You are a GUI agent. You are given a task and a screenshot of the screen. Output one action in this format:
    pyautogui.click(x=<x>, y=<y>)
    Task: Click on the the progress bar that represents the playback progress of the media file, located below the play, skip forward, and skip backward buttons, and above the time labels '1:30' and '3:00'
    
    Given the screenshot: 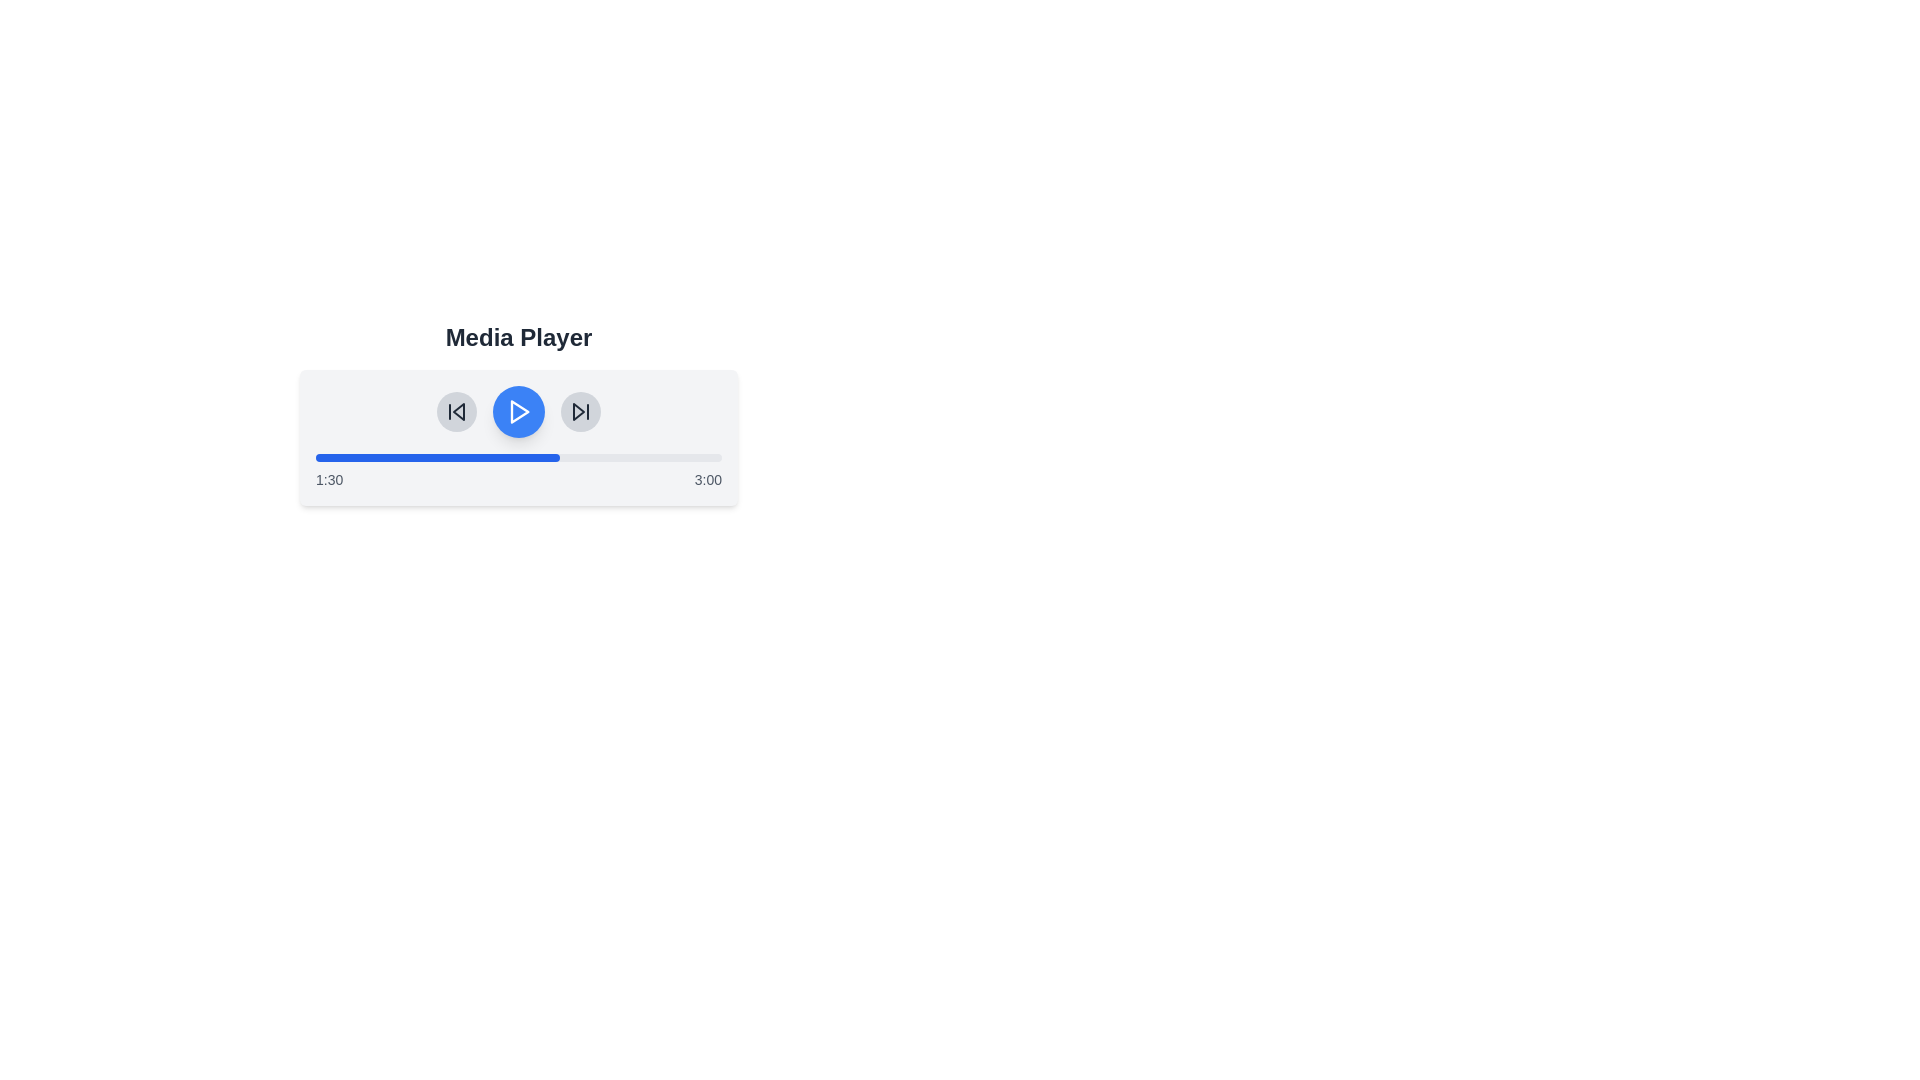 What is the action you would take?
    pyautogui.click(x=518, y=458)
    